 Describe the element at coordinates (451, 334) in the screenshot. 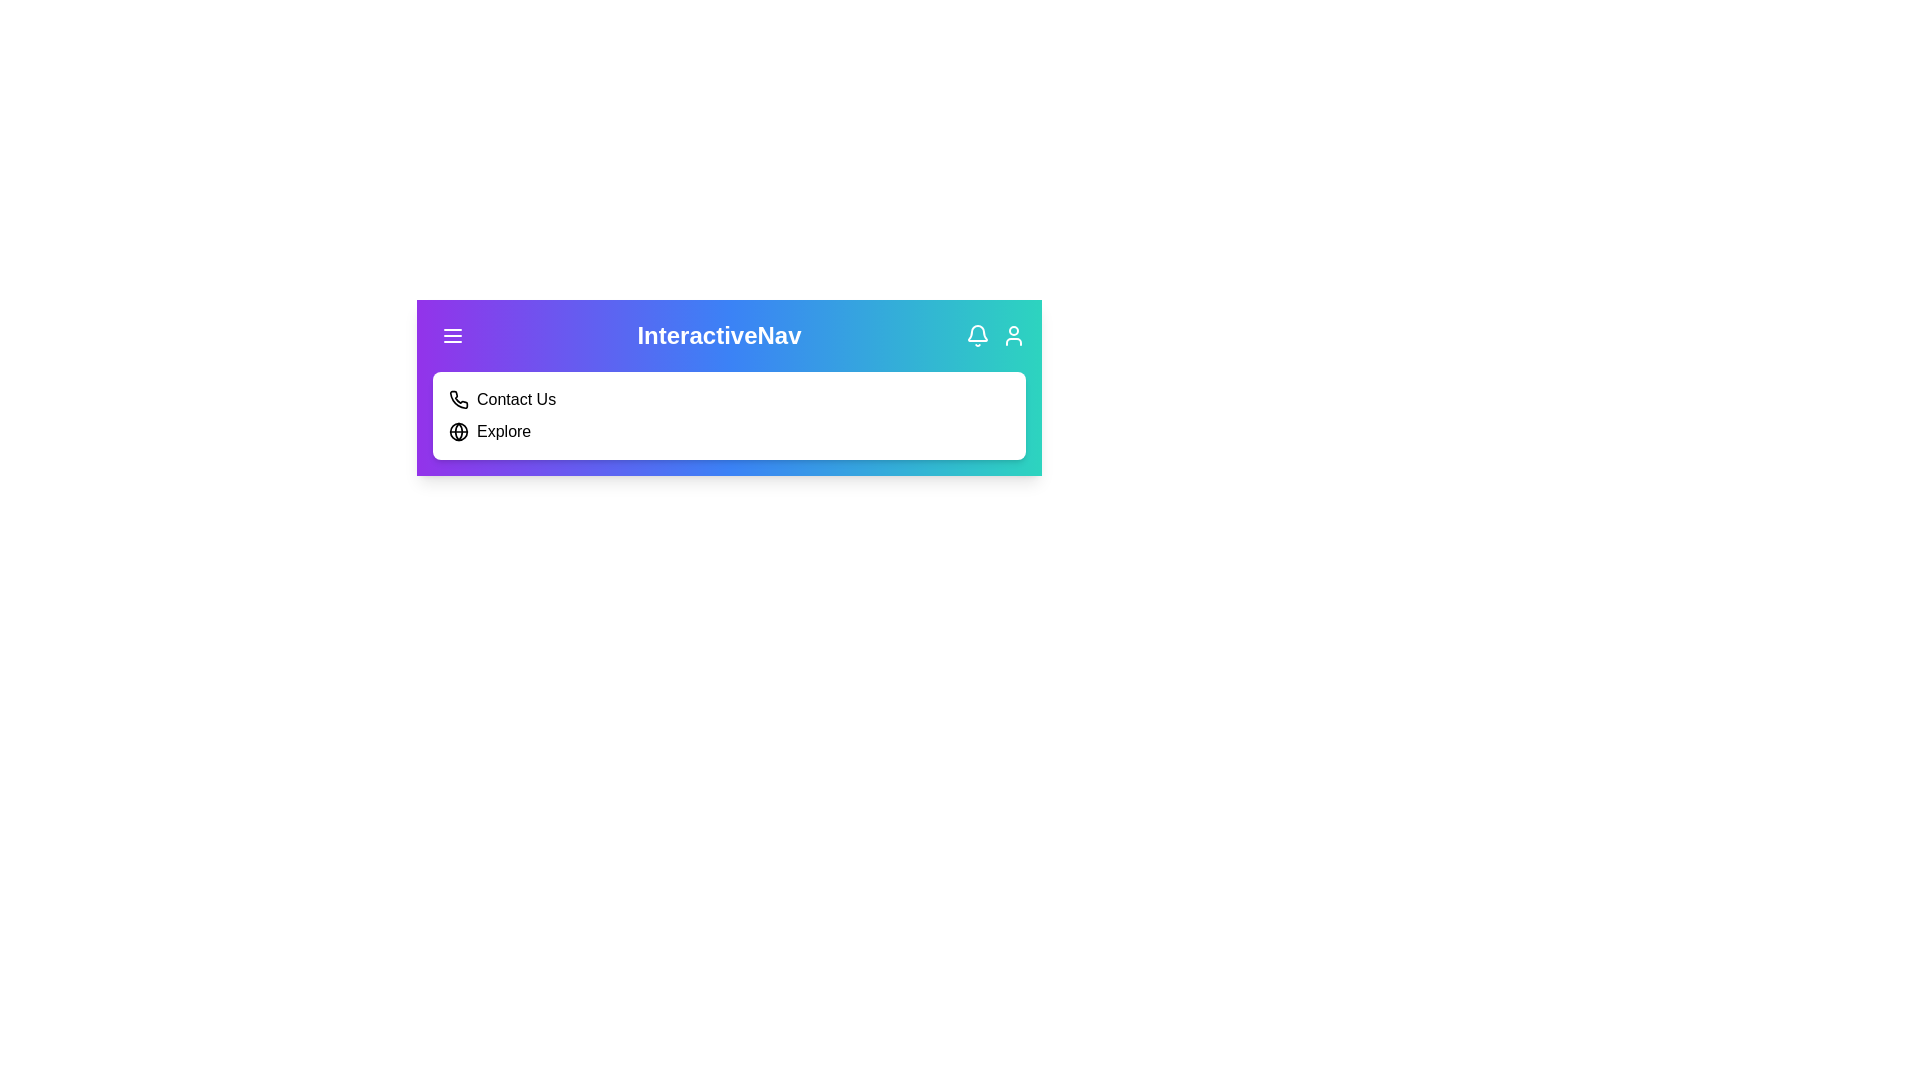

I see `the menu toggle button to expand or collapse the menu` at that location.